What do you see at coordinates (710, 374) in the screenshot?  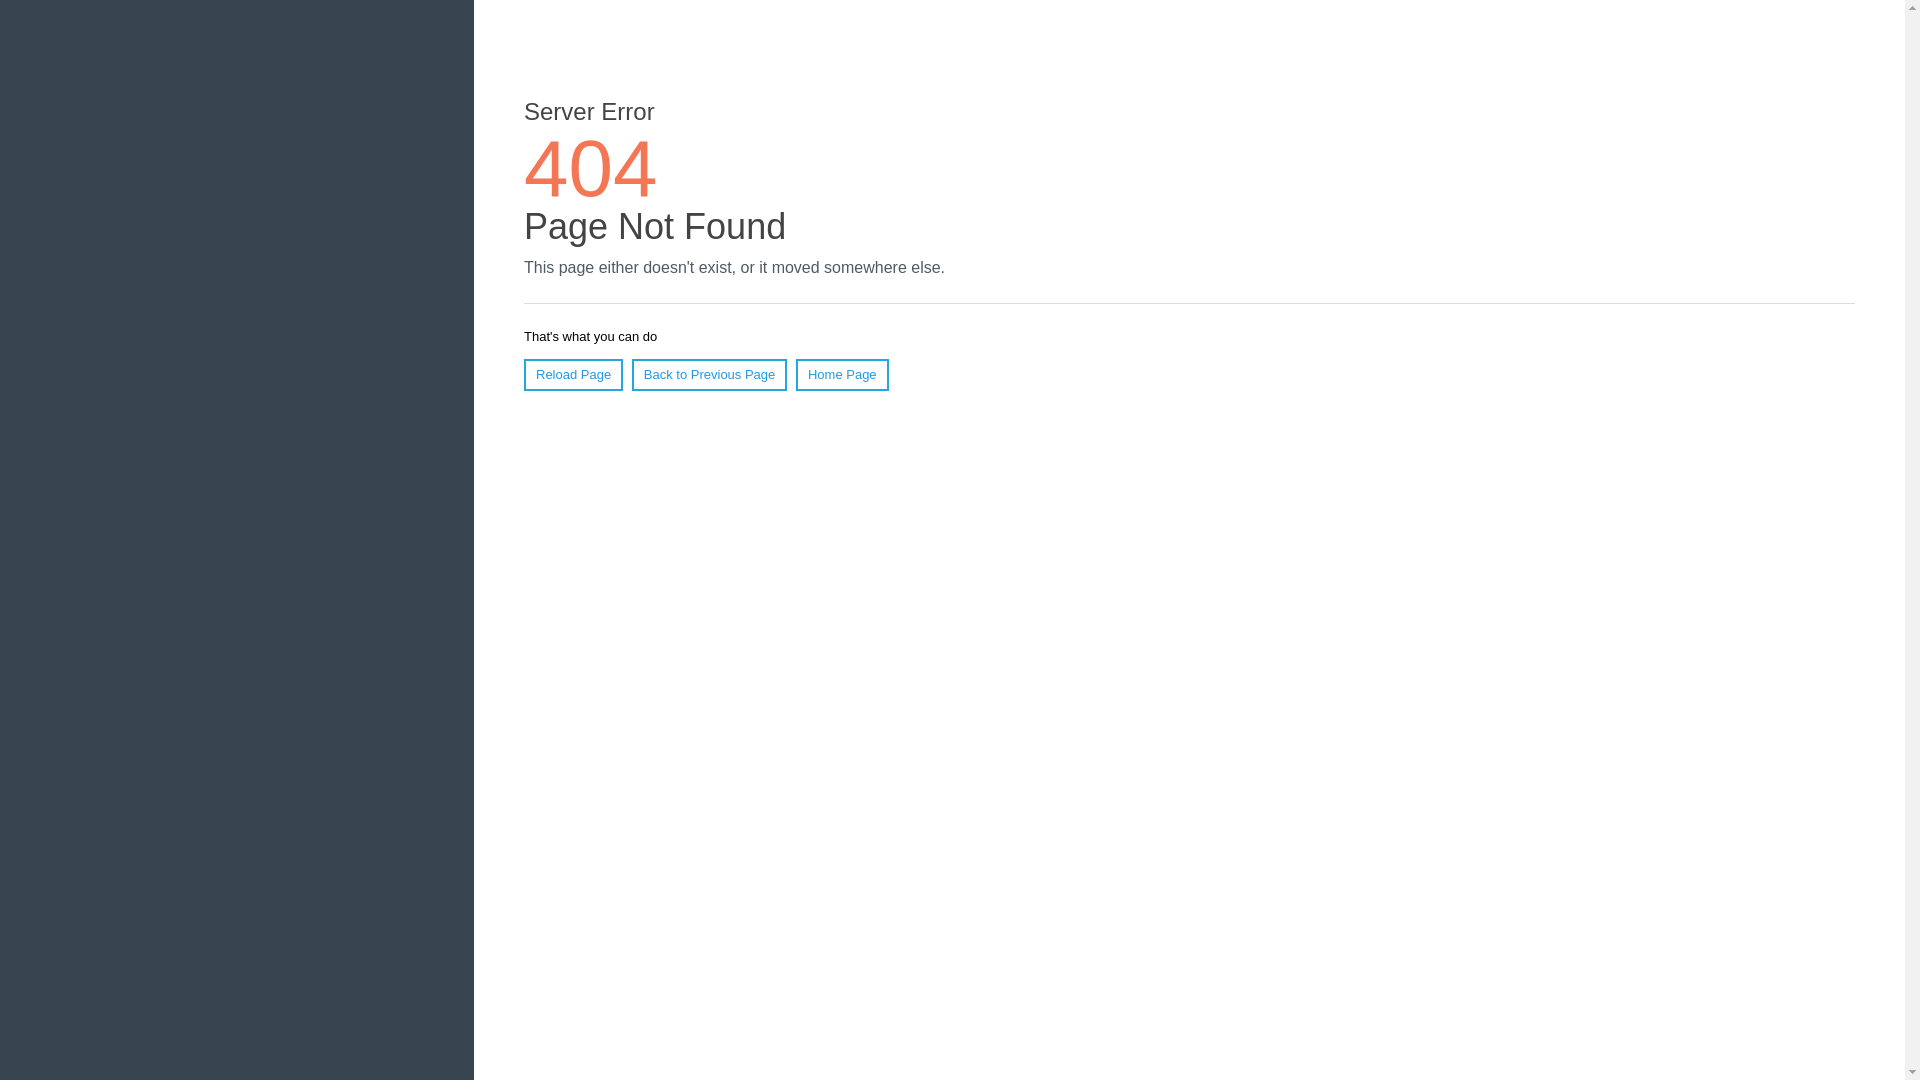 I see `'Back to Previous Page'` at bounding box center [710, 374].